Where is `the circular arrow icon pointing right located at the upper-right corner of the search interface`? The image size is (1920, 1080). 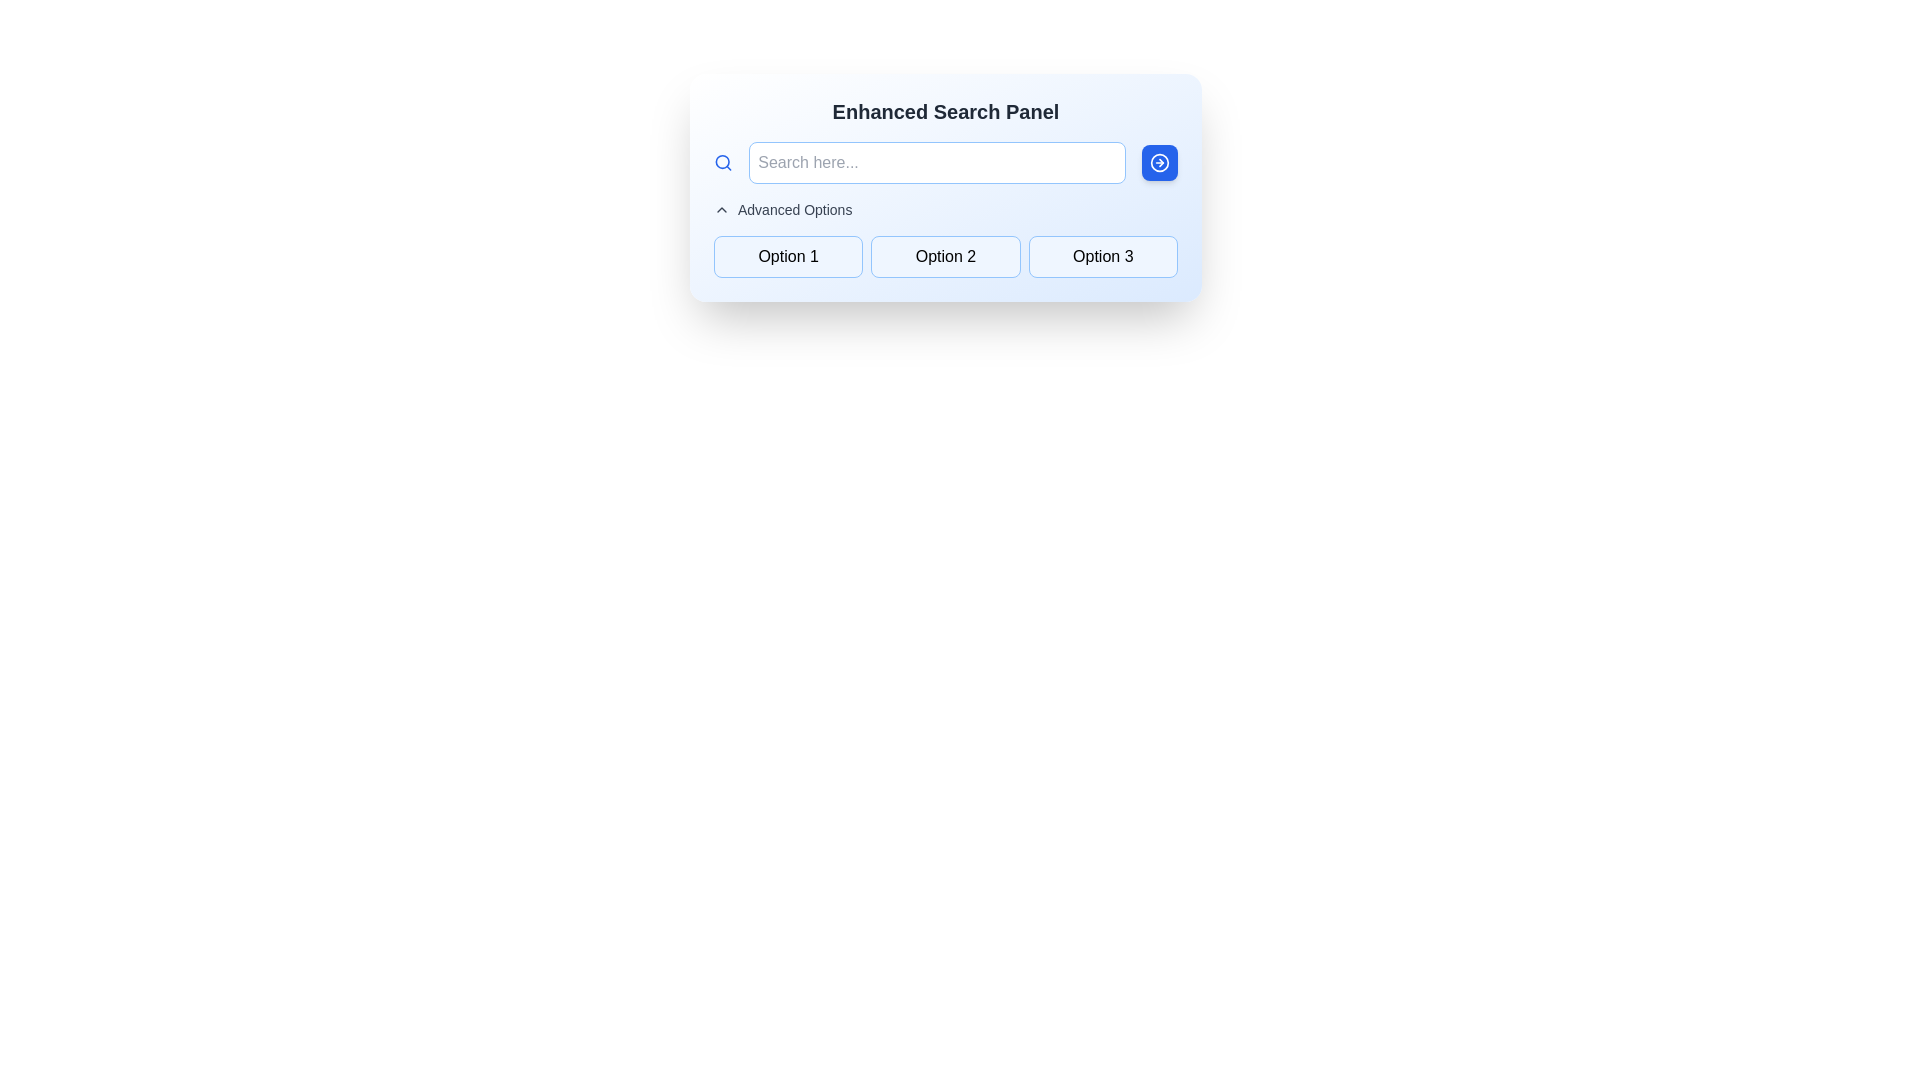 the circular arrow icon pointing right located at the upper-right corner of the search interface is located at coordinates (1160, 161).